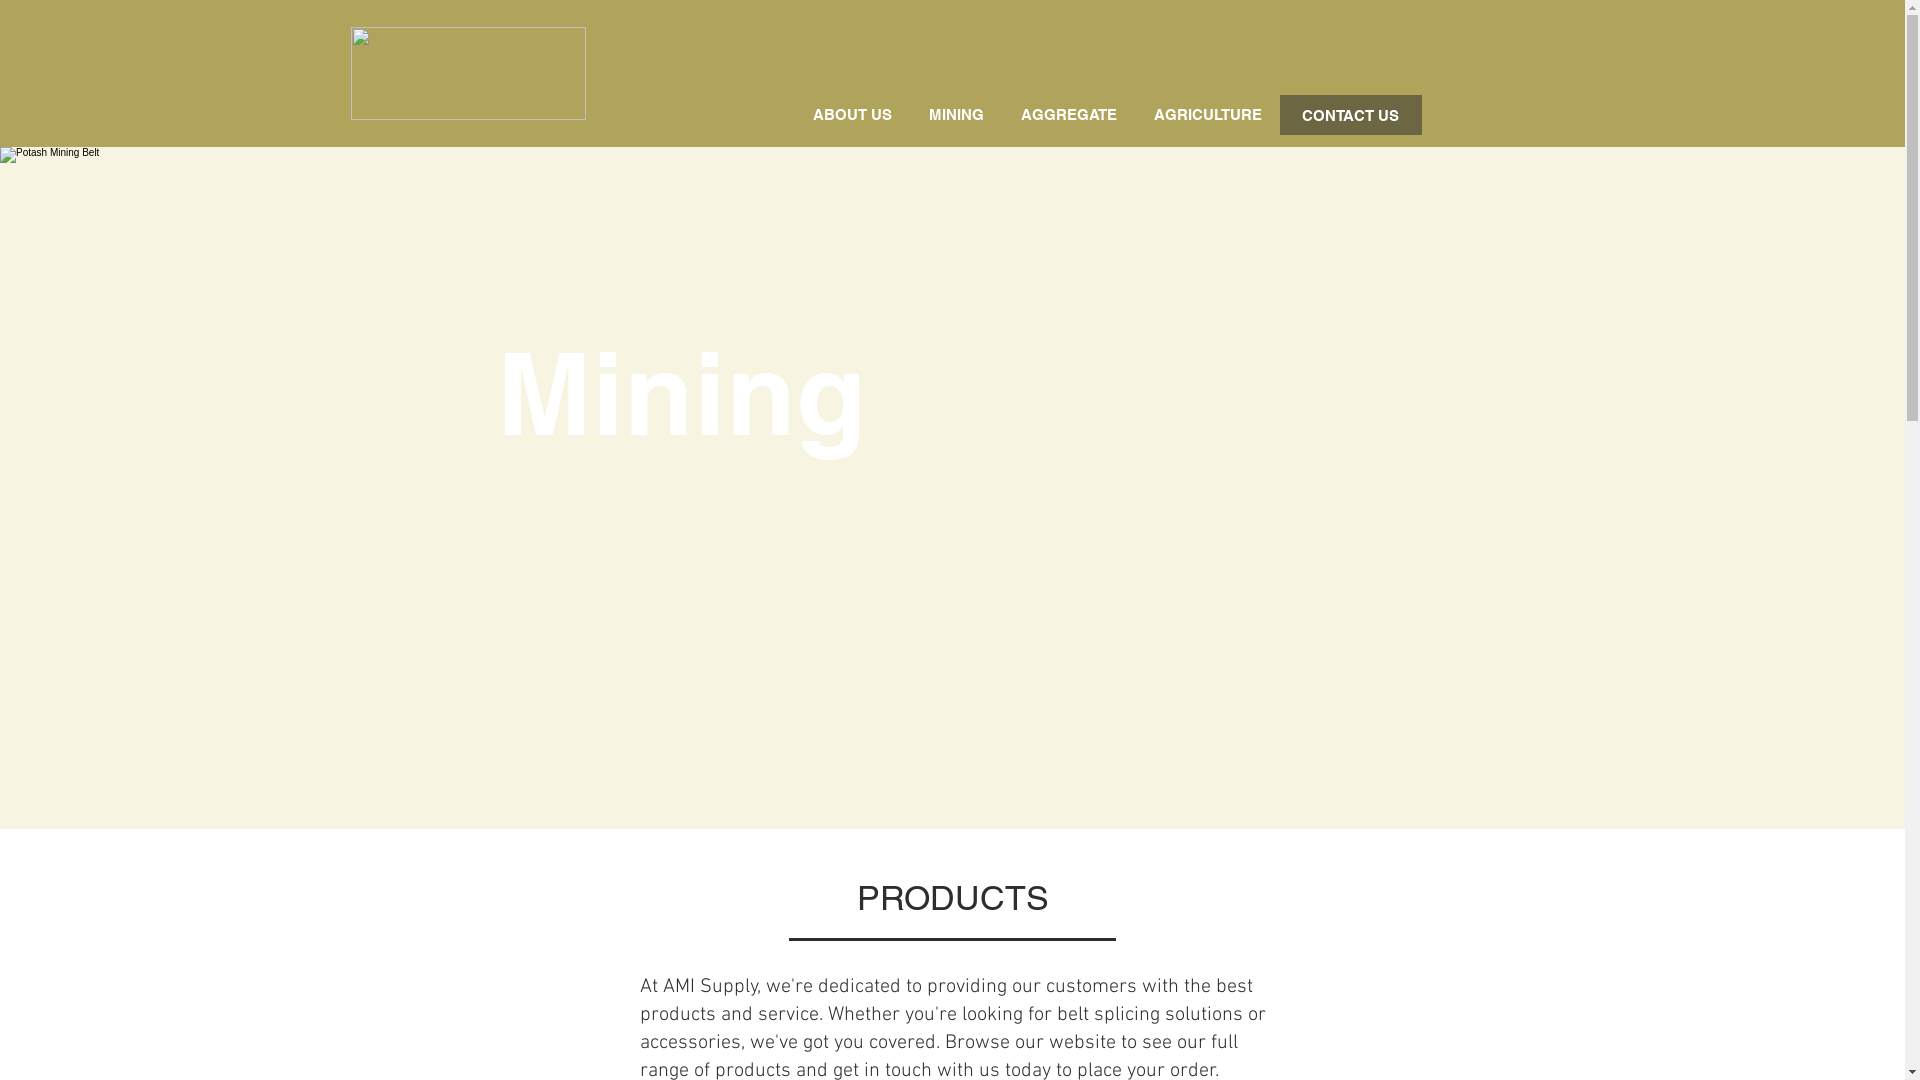 Image resolution: width=1920 pixels, height=1080 pixels. Describe the element at coordinates (1280, 115) in the screenshot. I see `'CONTACT US'` at that location.